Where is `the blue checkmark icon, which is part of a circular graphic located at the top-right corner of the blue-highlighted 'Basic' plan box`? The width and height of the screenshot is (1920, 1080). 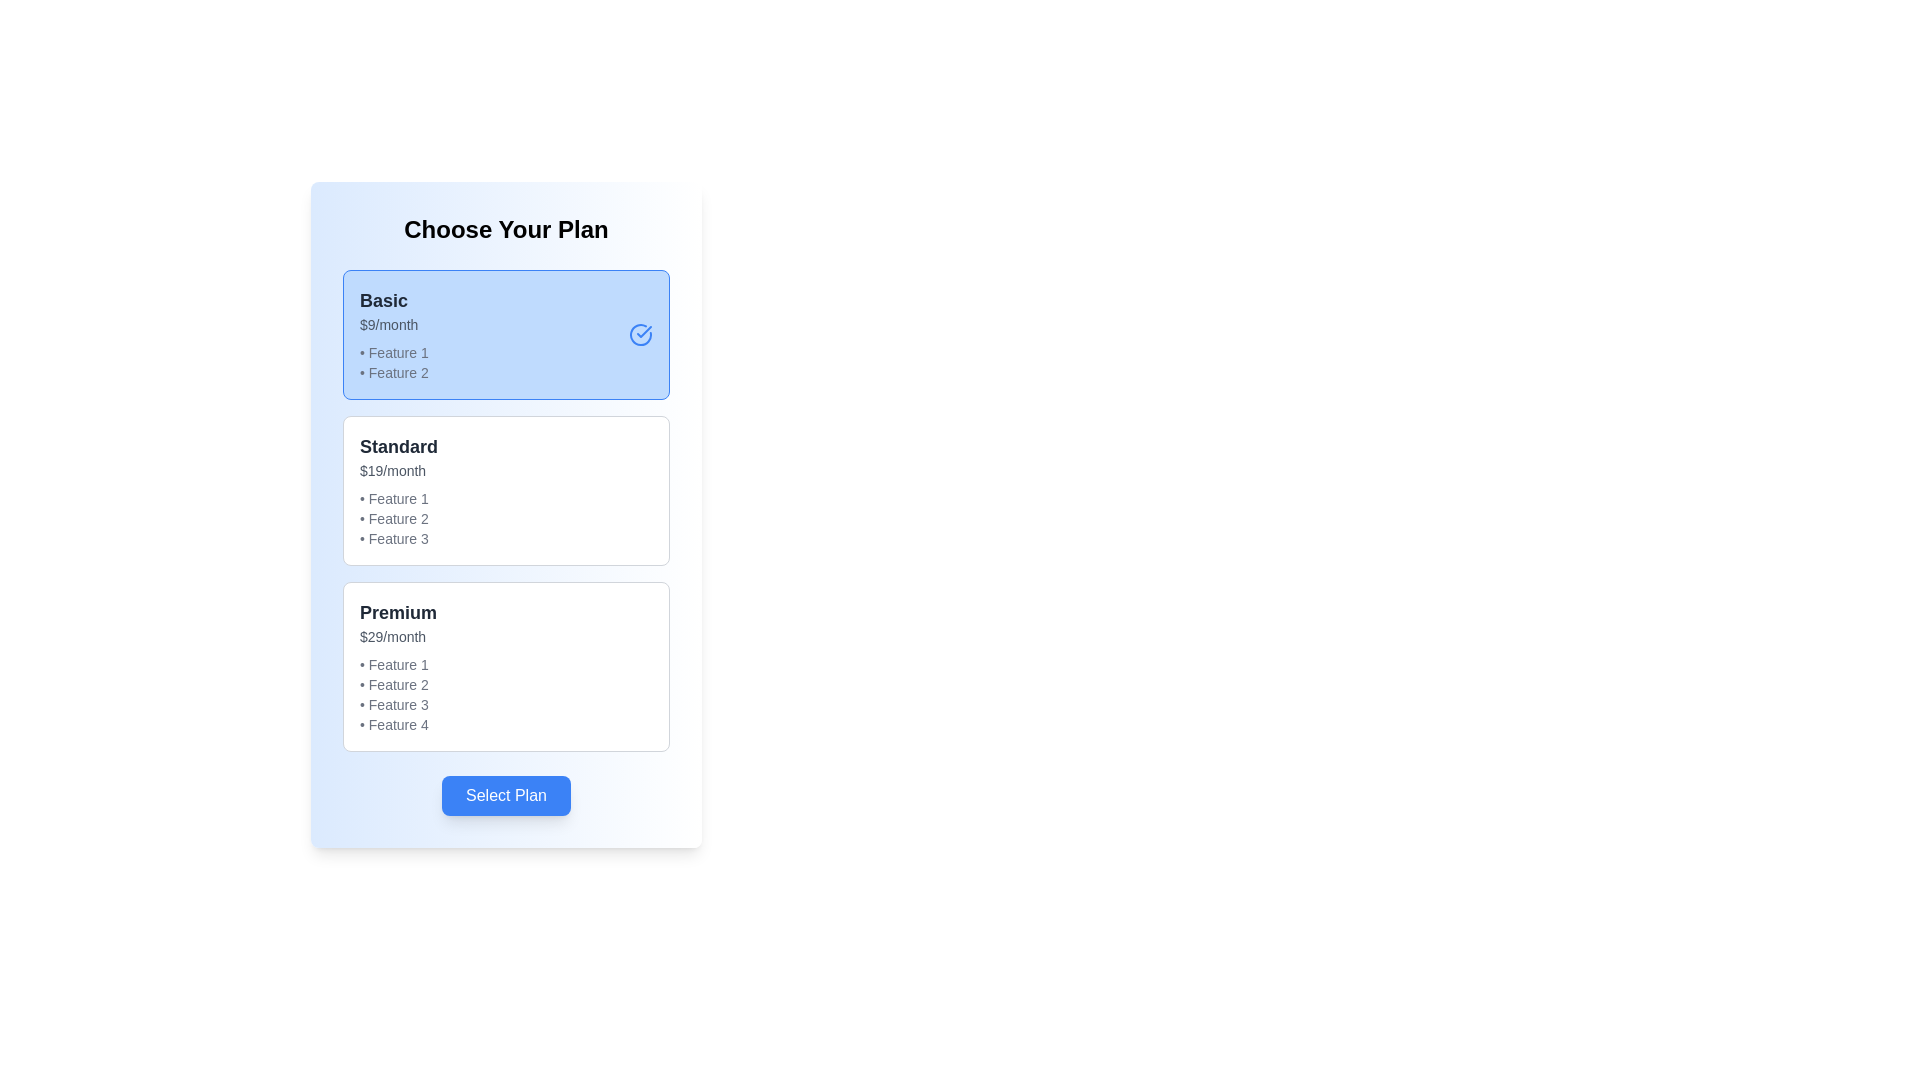 the blue checkmark icon, which is part of a circular graphic located at the top-right corner of the blue-highlighted 'Basic' plan box is located at coordinates (644, 330).